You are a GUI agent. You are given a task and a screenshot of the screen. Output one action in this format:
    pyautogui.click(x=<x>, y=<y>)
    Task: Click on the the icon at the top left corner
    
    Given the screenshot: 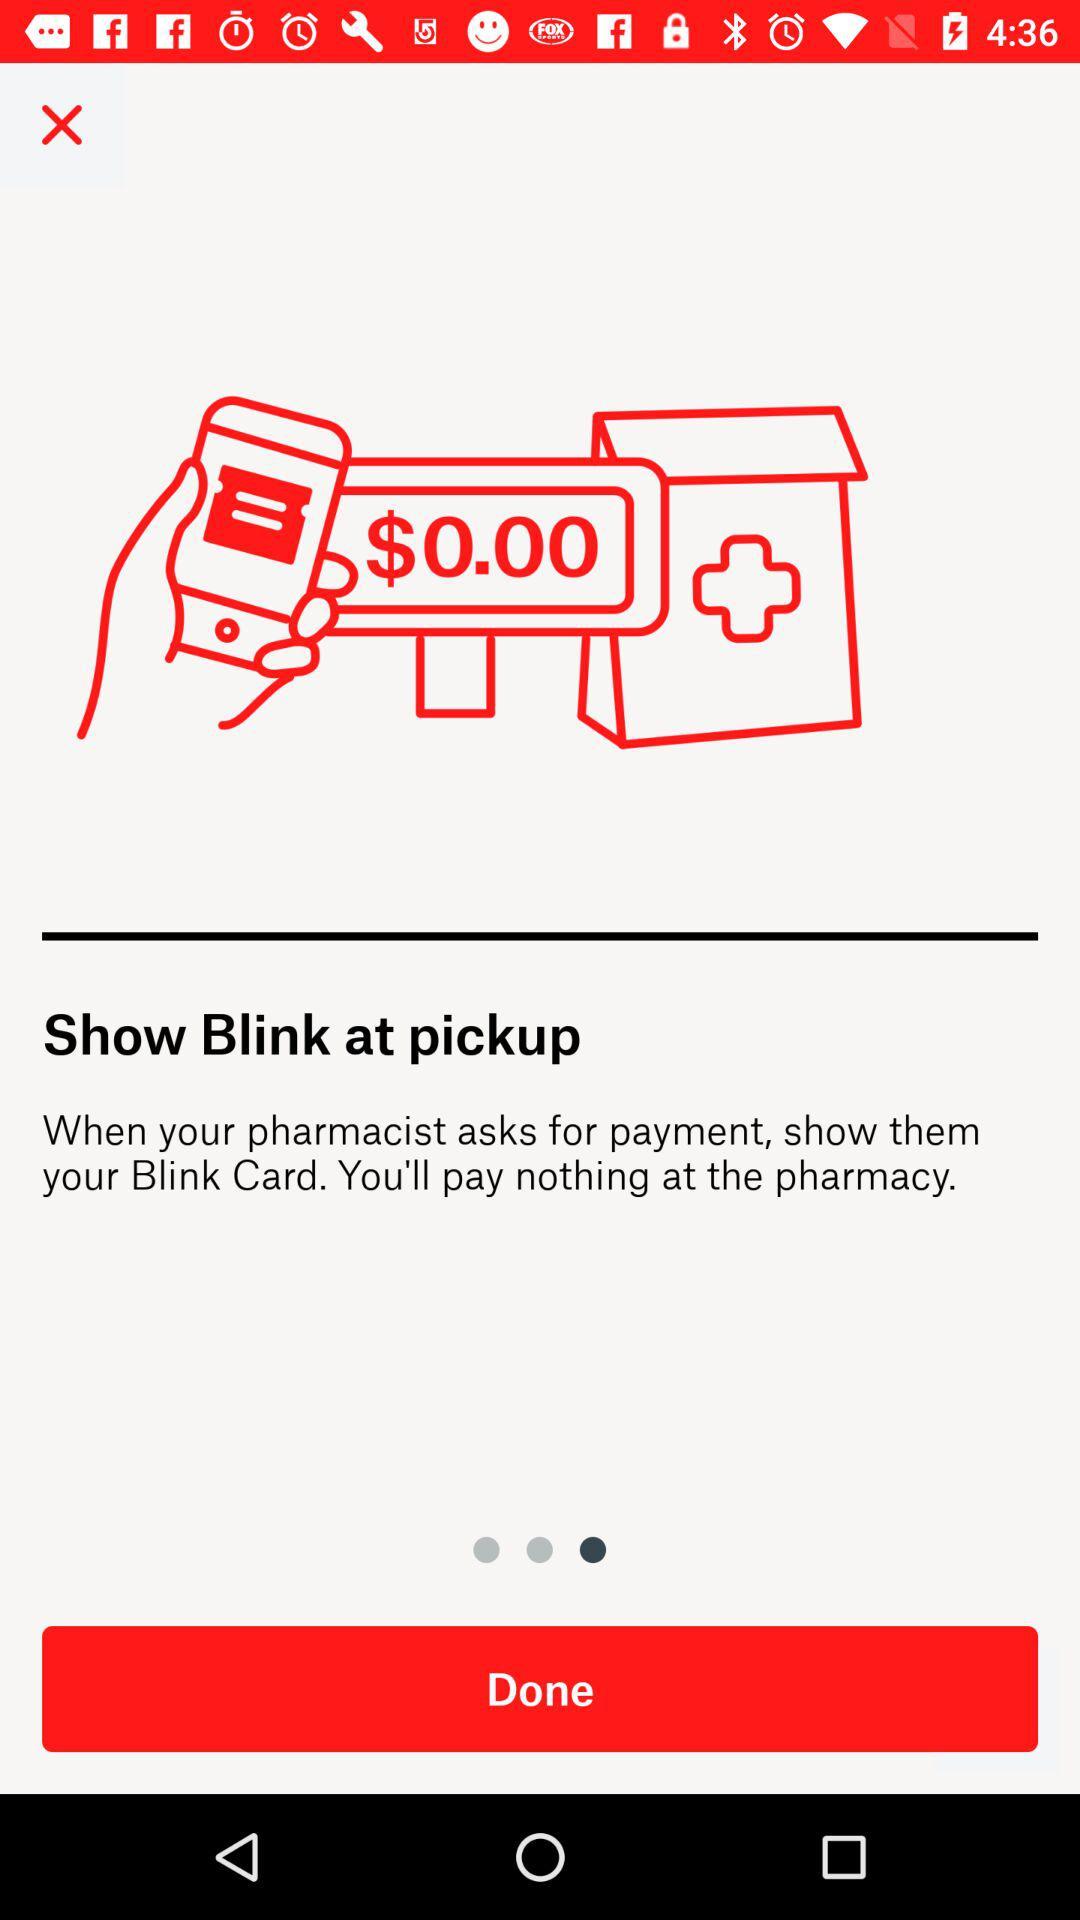 What is the action you would take?
    pyautogui.click(x=60, y=123)
    